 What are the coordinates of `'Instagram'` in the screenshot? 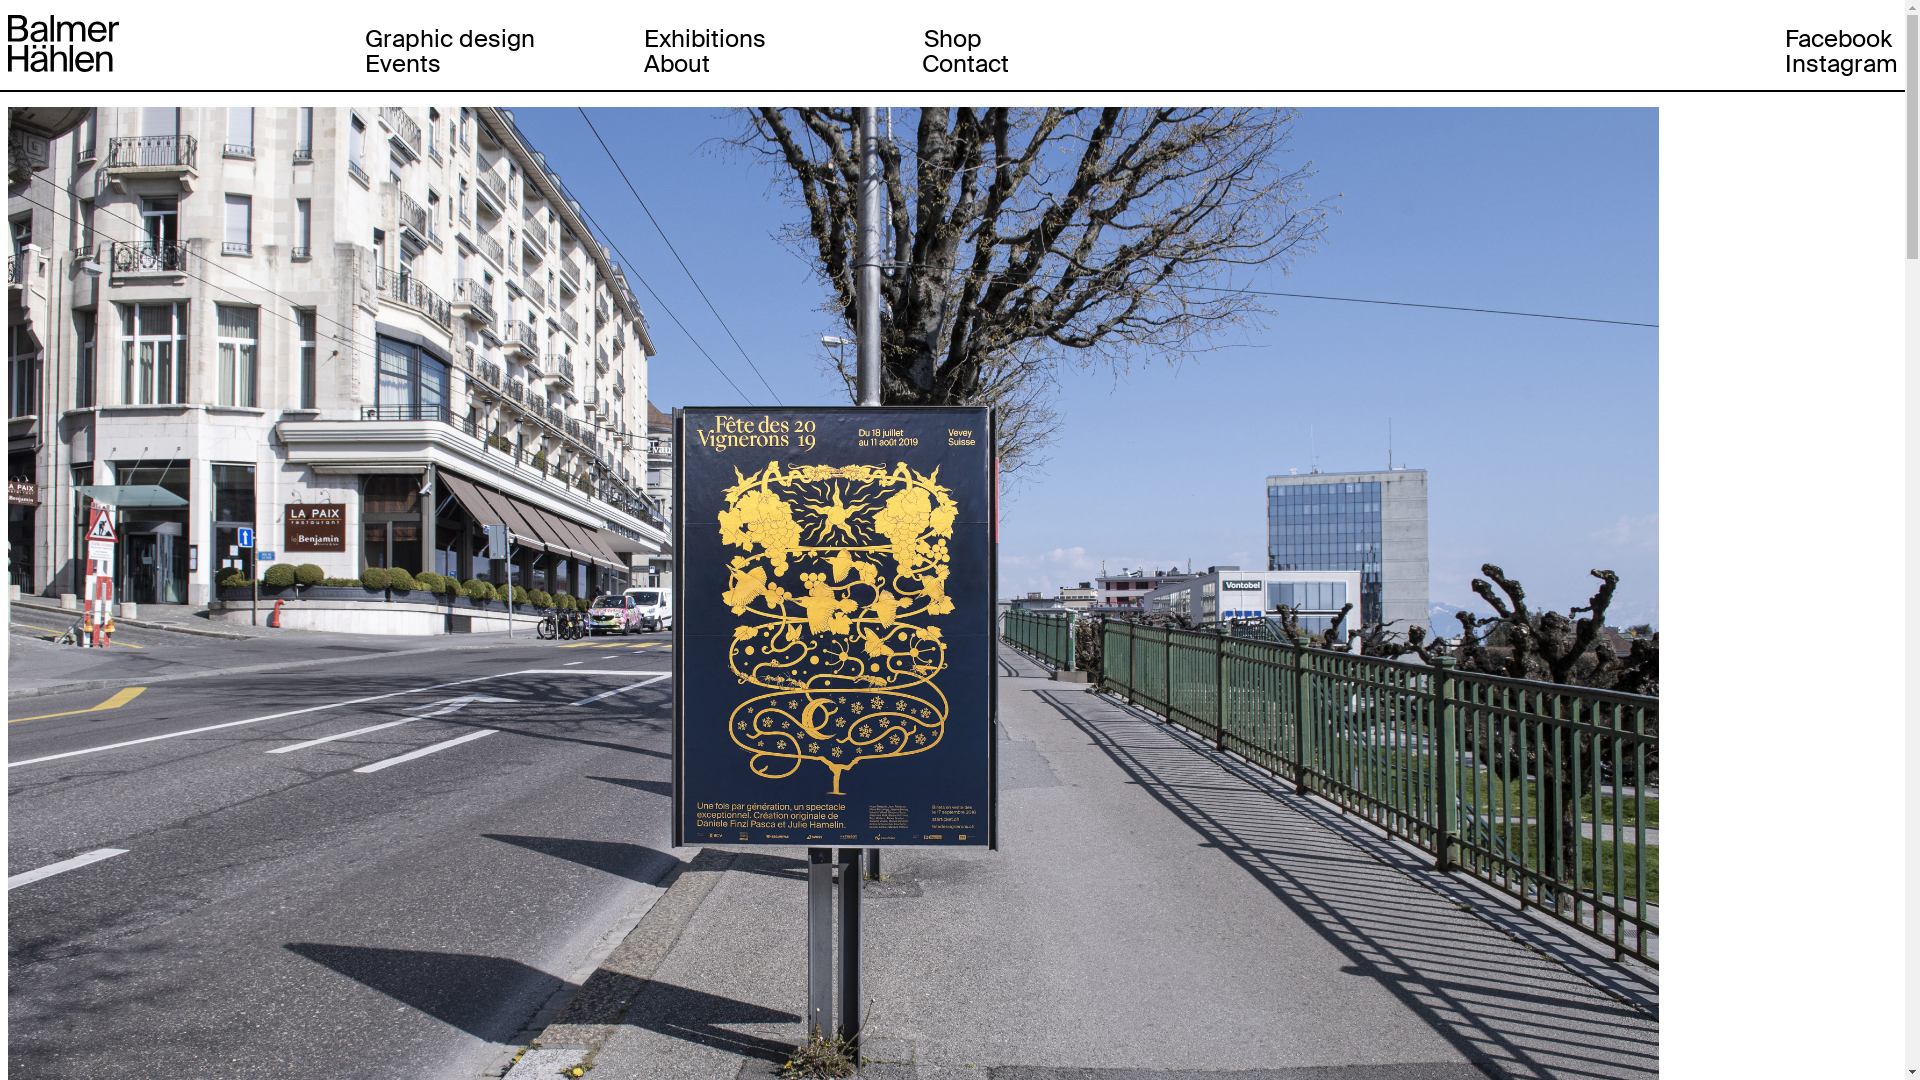 It's located at (1840, 62).